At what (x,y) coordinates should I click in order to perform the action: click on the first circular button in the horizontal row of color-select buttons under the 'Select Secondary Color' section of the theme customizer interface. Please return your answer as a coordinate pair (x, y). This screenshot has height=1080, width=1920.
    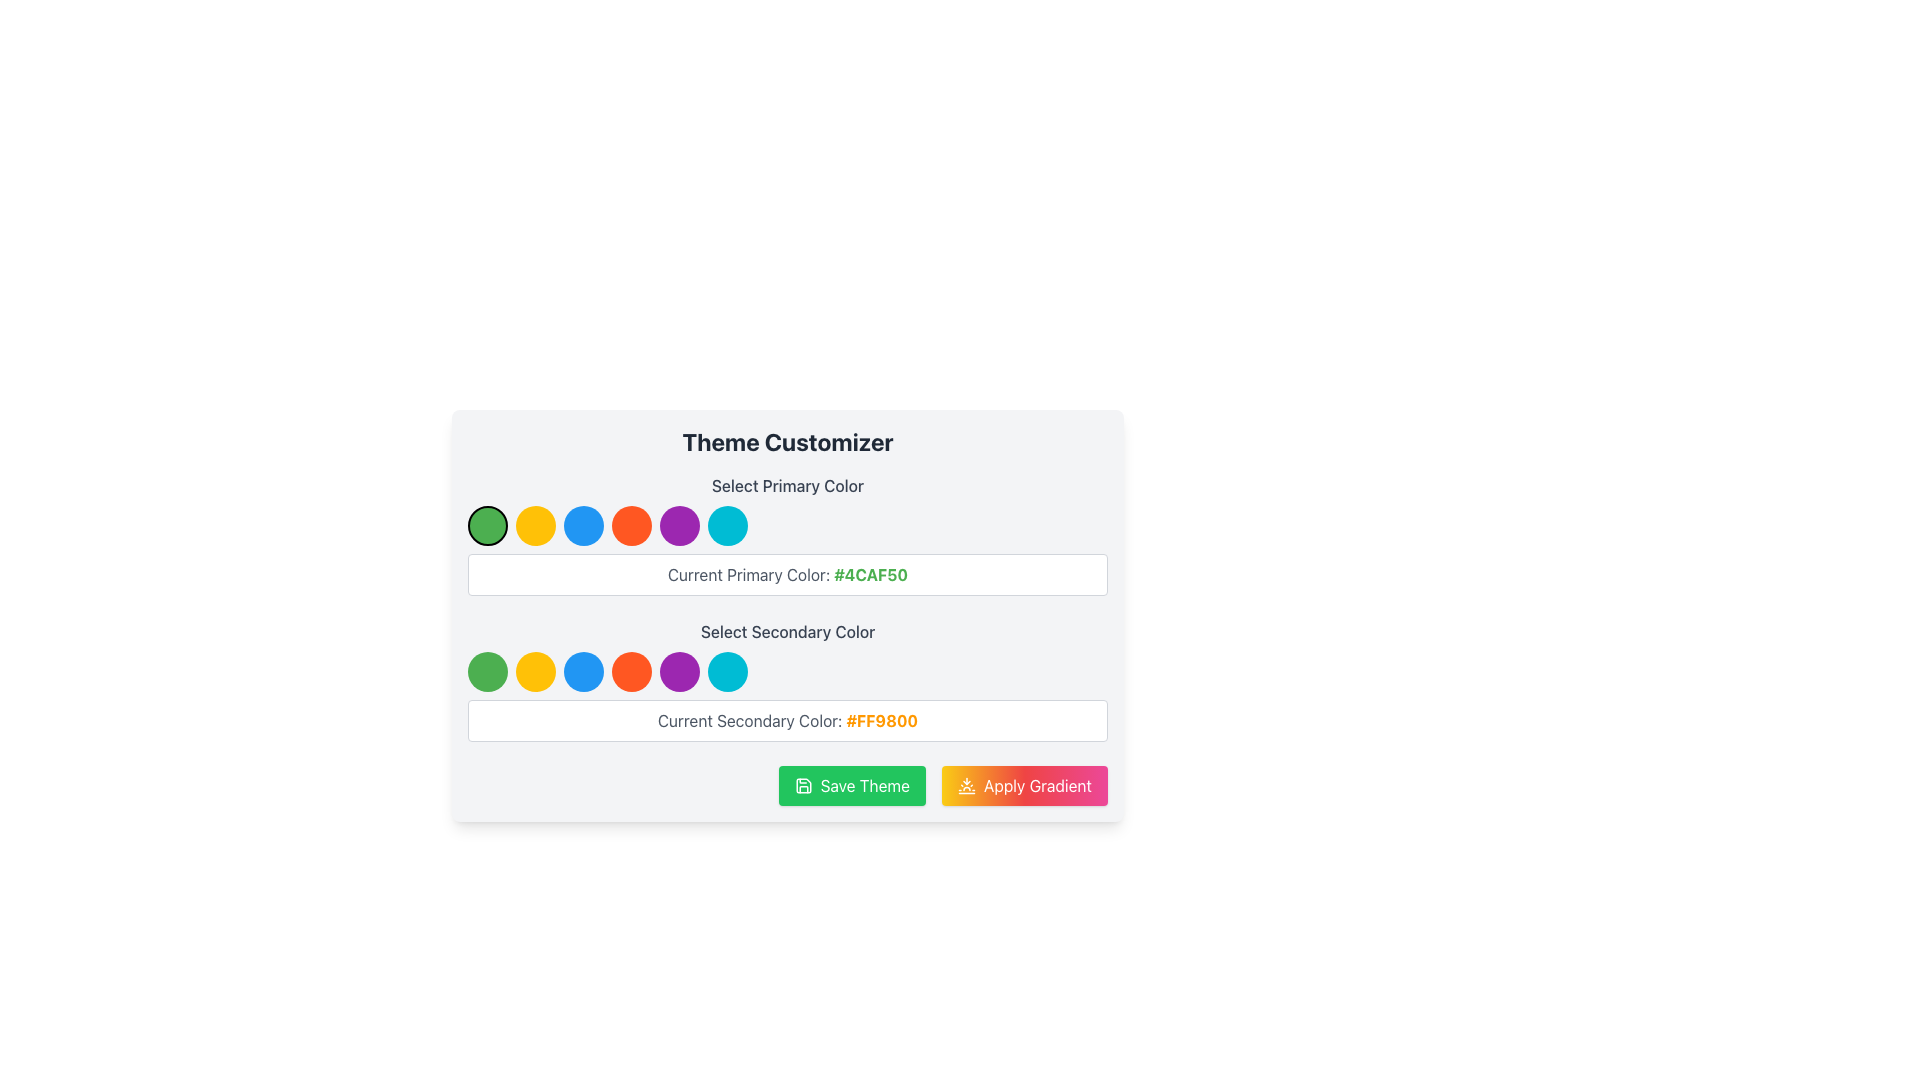
    Looking at the image, I should click on (488, 671).